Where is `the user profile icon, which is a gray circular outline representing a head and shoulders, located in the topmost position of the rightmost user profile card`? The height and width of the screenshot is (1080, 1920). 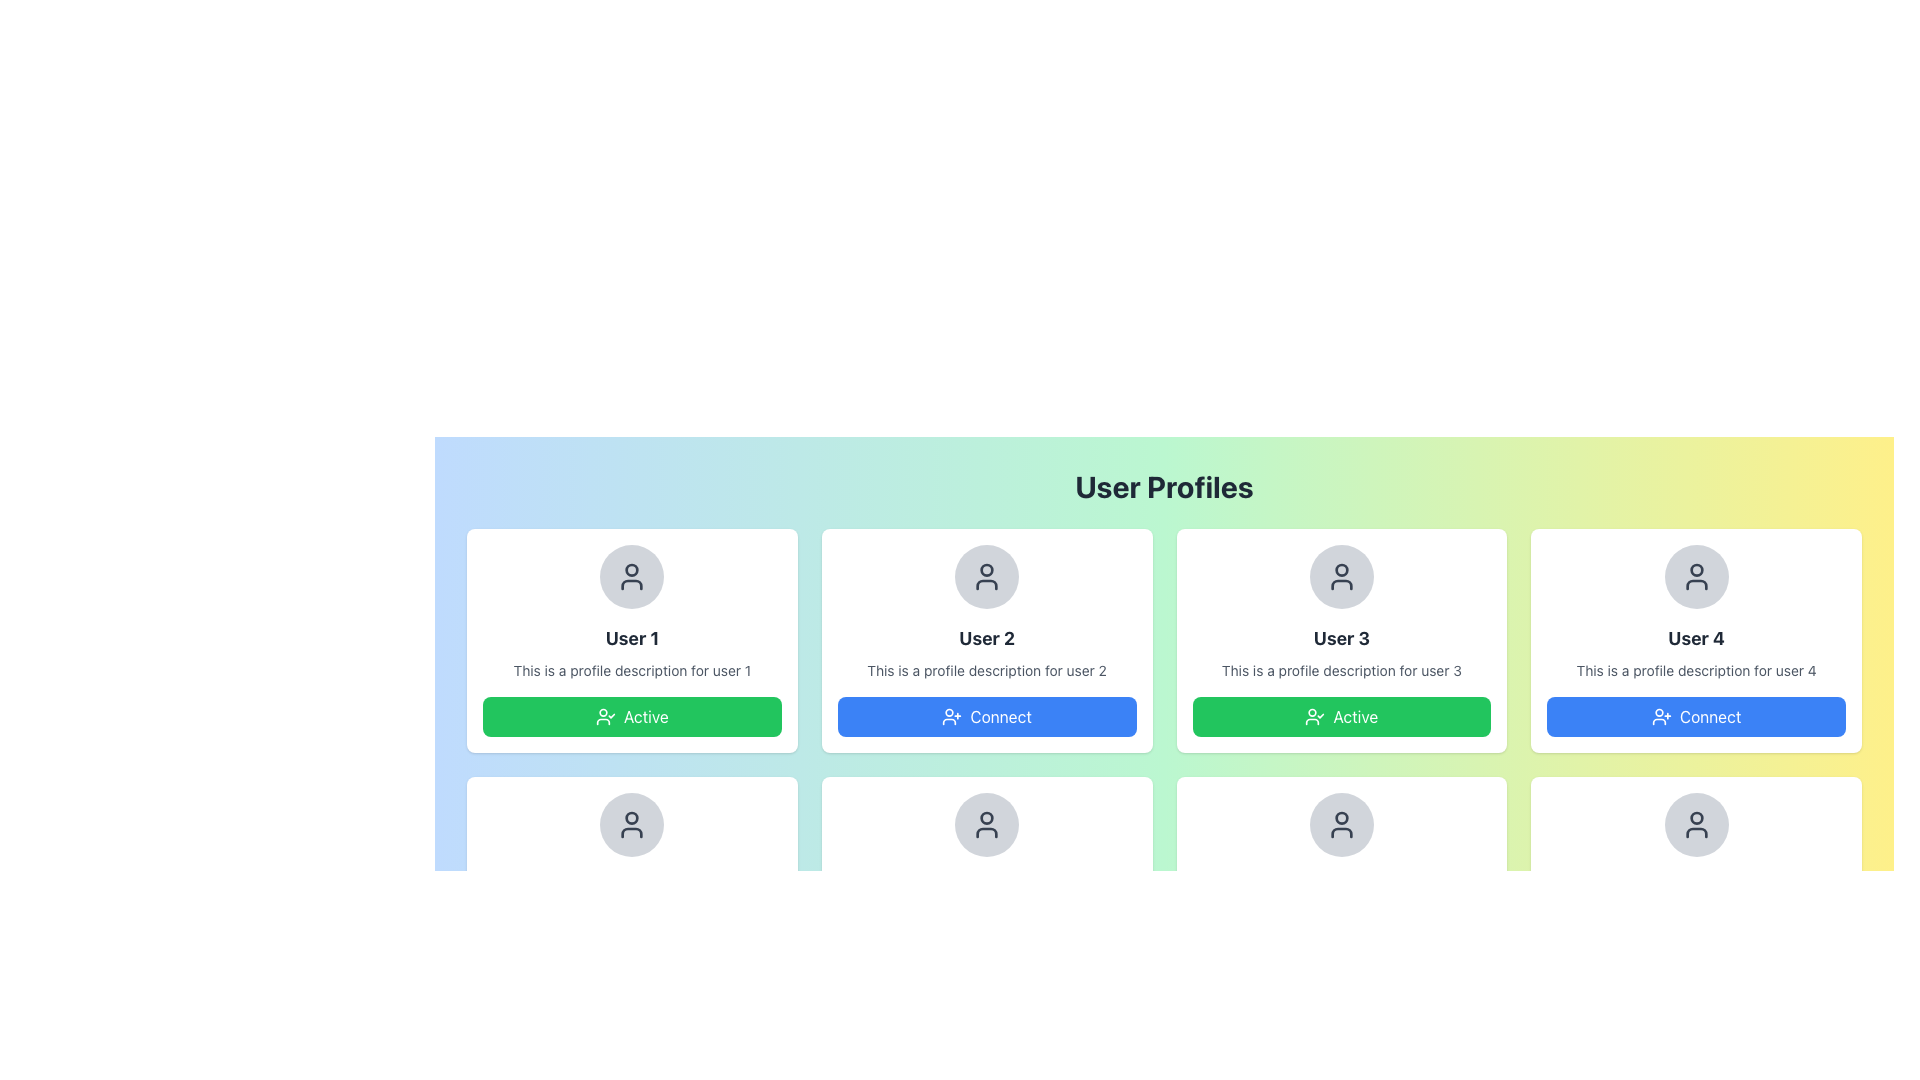 the user profile icon, which is a gray circular outline representing a head and shoulders, located in the topmost position of the rightmost user profile card is located at coordinates (1695, 577).